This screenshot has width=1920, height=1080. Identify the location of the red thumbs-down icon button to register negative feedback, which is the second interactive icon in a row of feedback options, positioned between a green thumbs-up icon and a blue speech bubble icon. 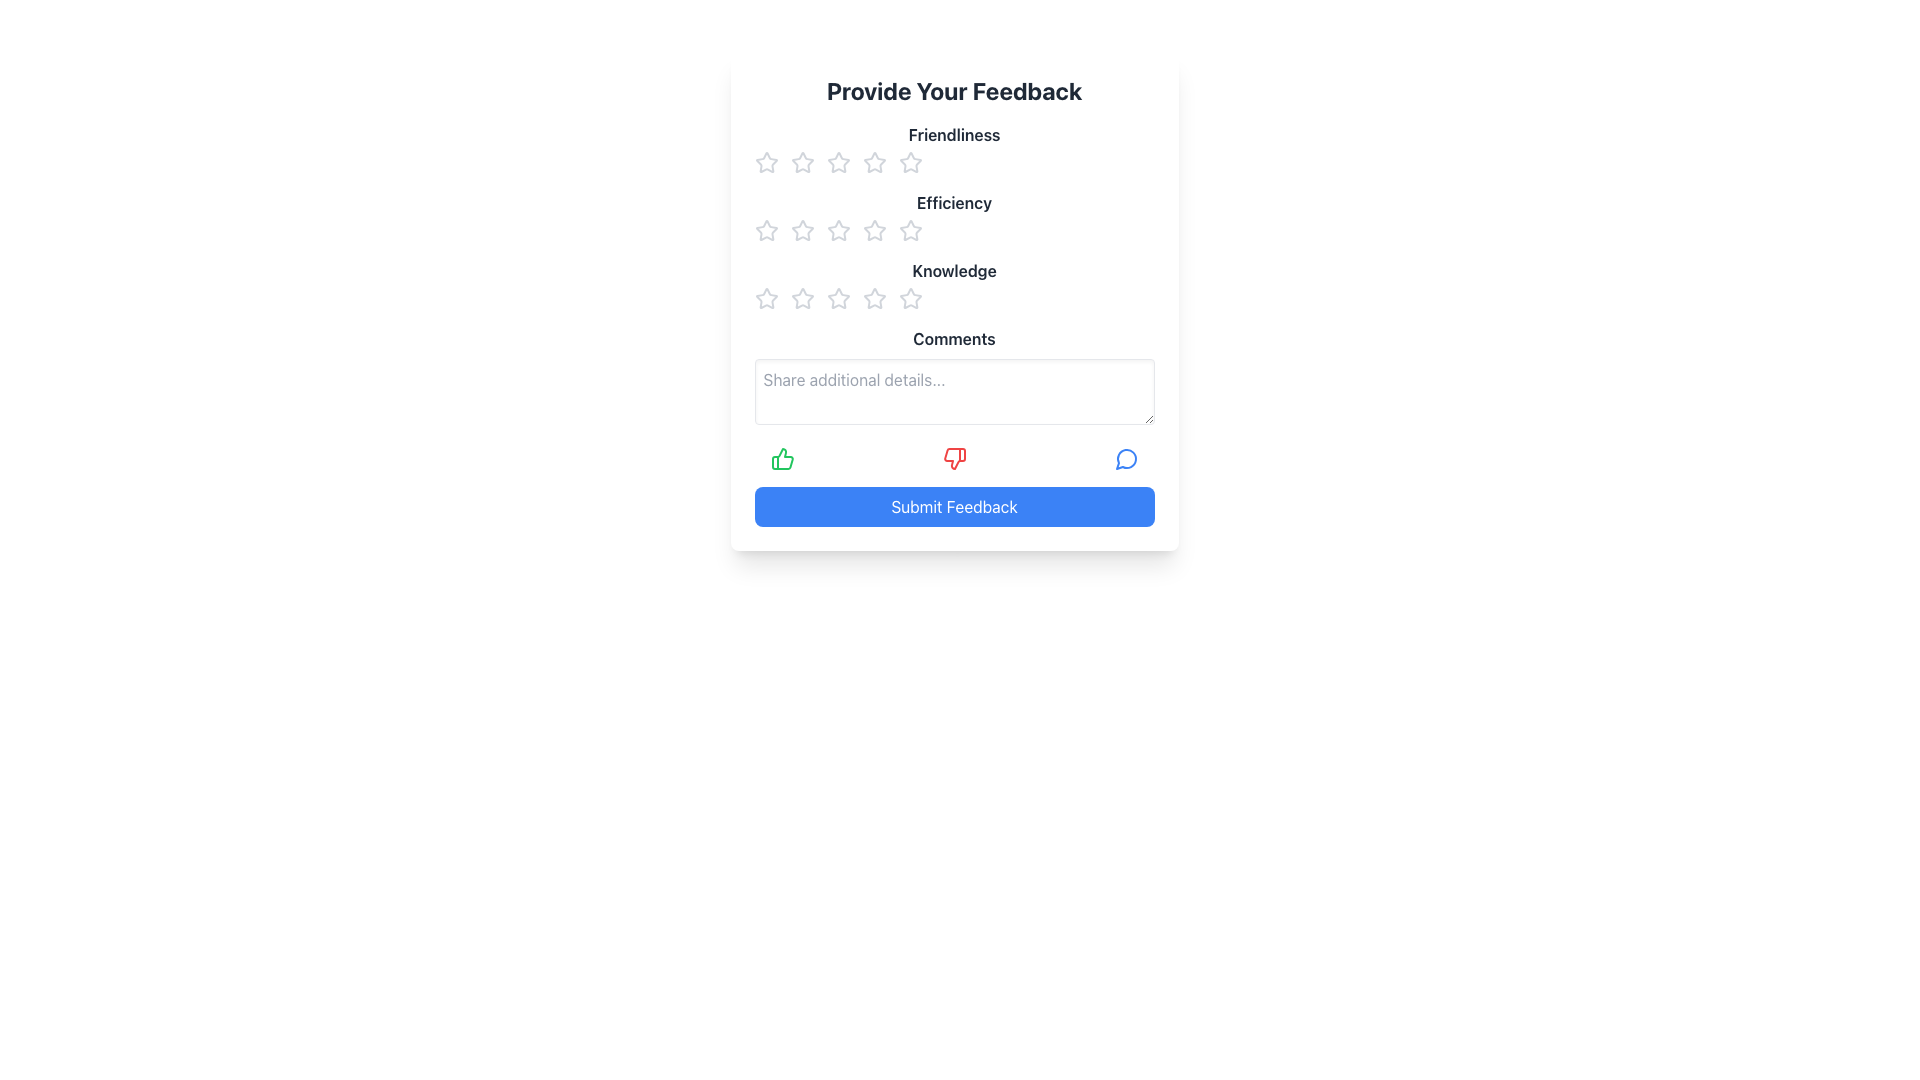
(953, 459).